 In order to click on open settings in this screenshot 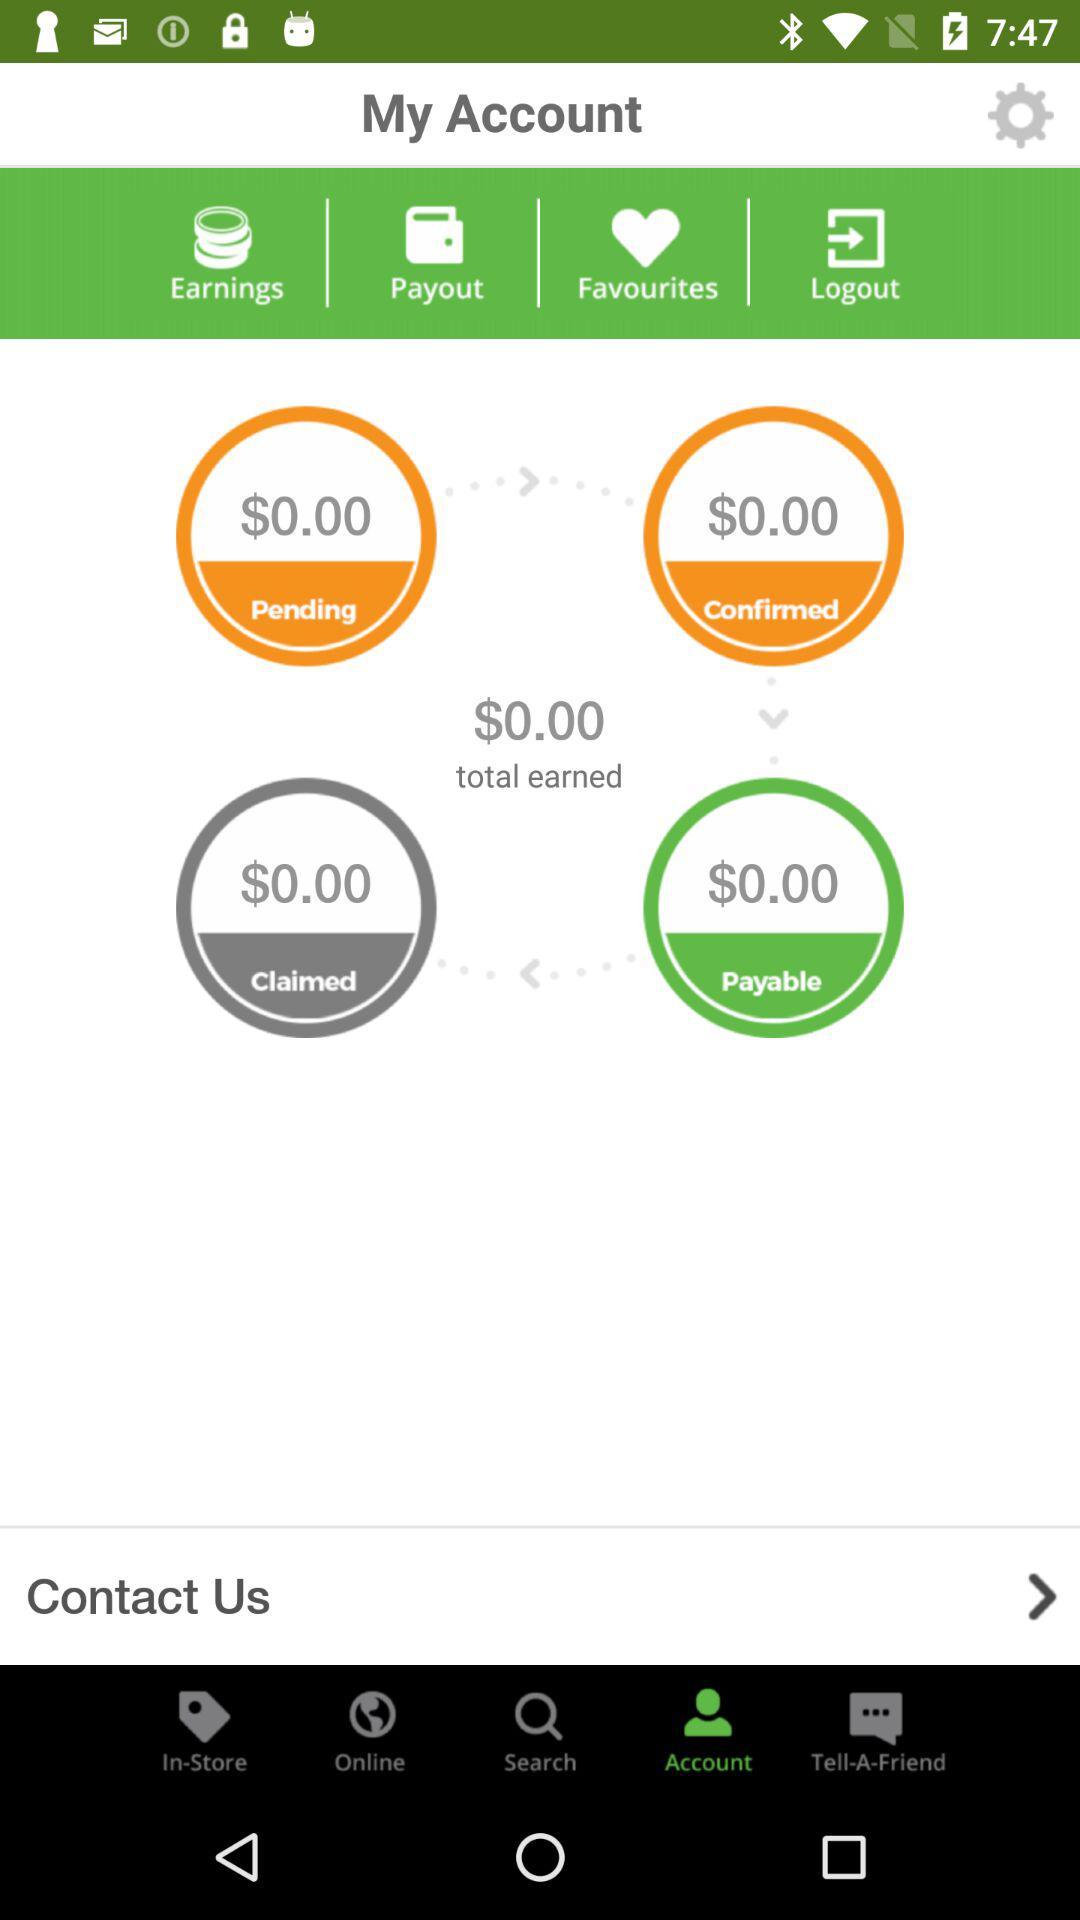, I will do `click(1020, 114)`.